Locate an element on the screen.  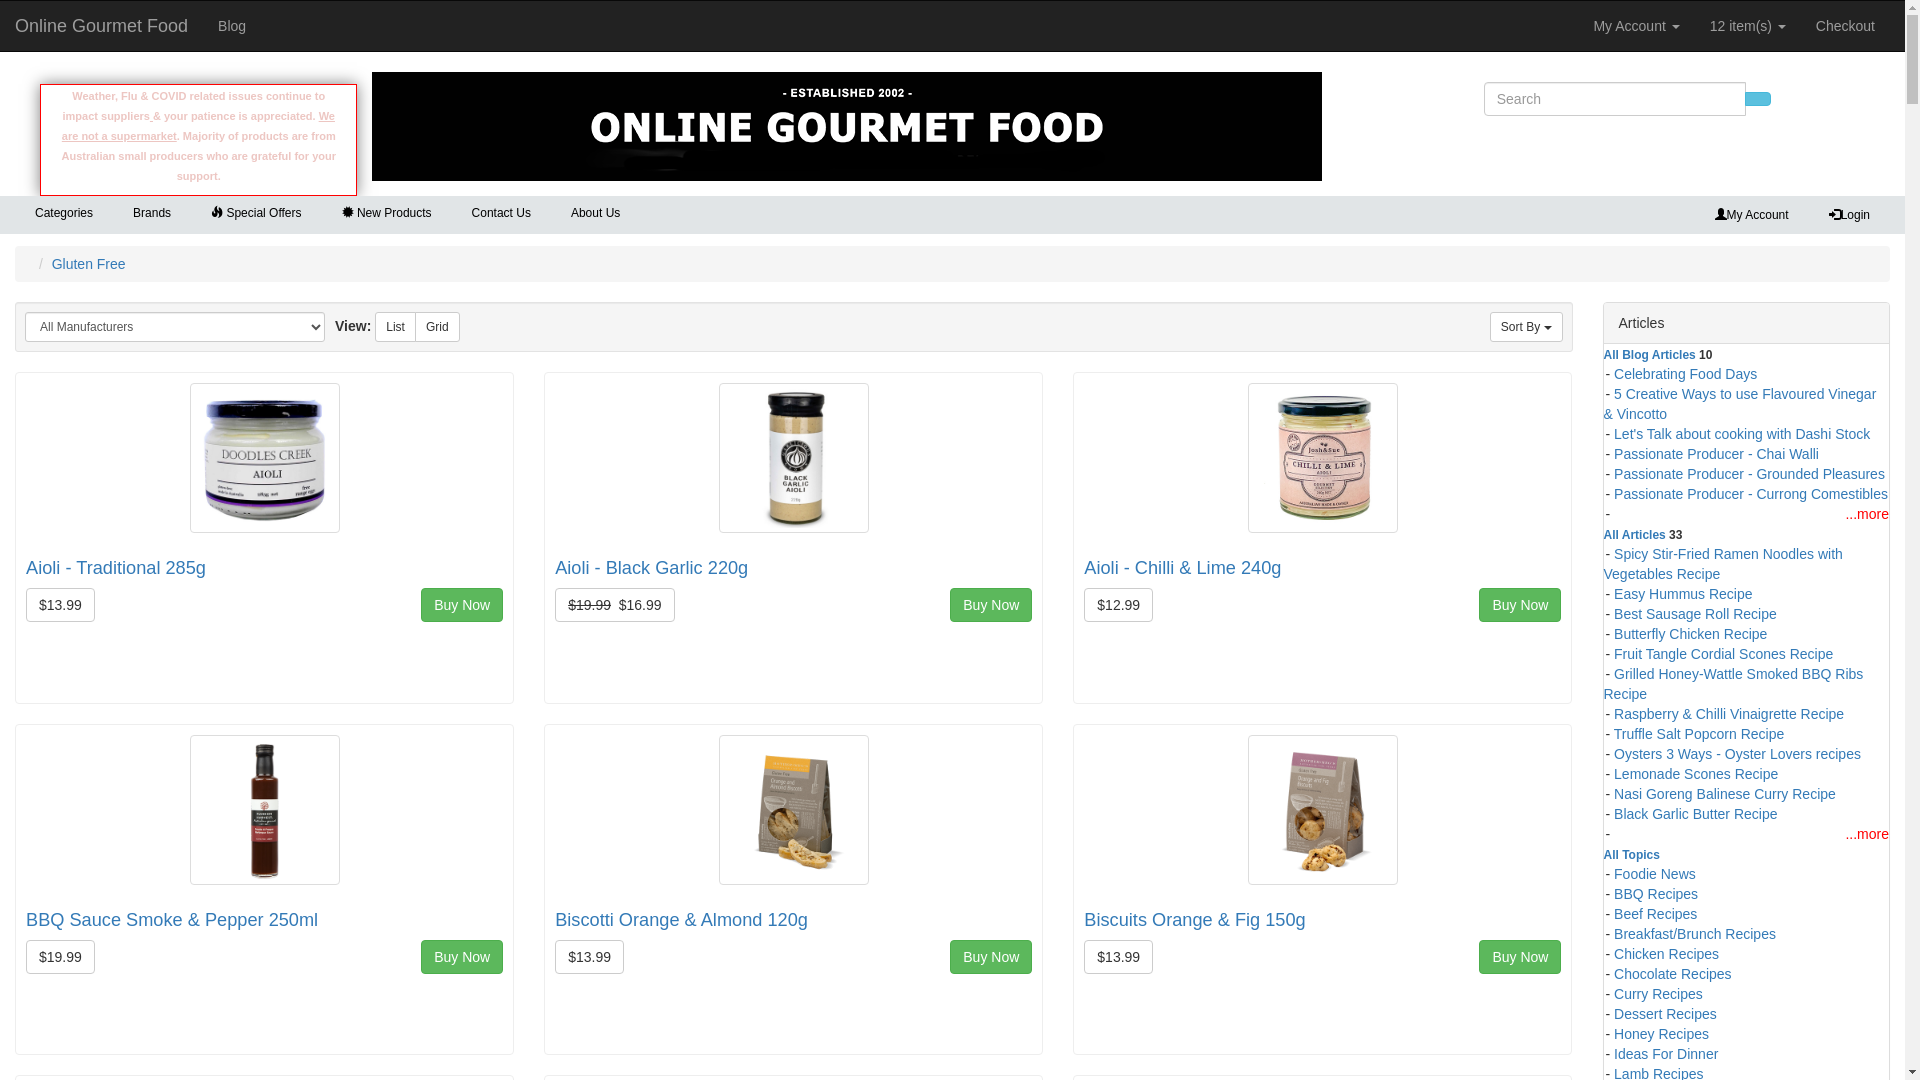
'About Us' is located at coordinates (594, 213).